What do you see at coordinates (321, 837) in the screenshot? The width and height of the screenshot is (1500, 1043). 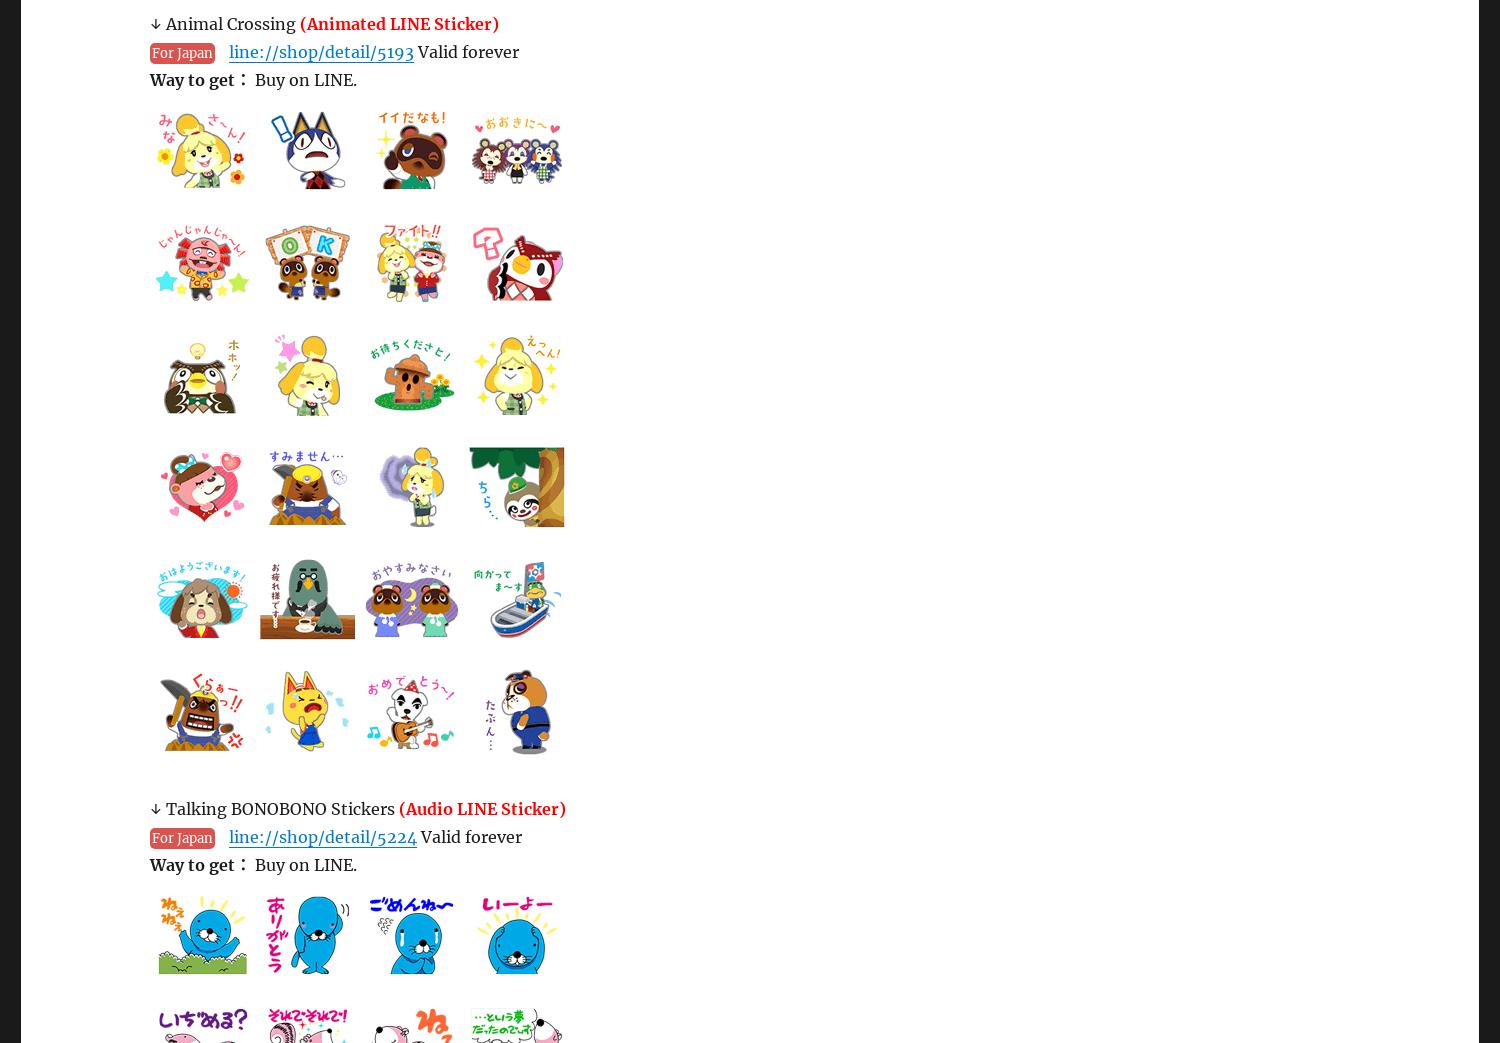 I see `'line://shop/detail/5224'` at bounding box center [321, 837].